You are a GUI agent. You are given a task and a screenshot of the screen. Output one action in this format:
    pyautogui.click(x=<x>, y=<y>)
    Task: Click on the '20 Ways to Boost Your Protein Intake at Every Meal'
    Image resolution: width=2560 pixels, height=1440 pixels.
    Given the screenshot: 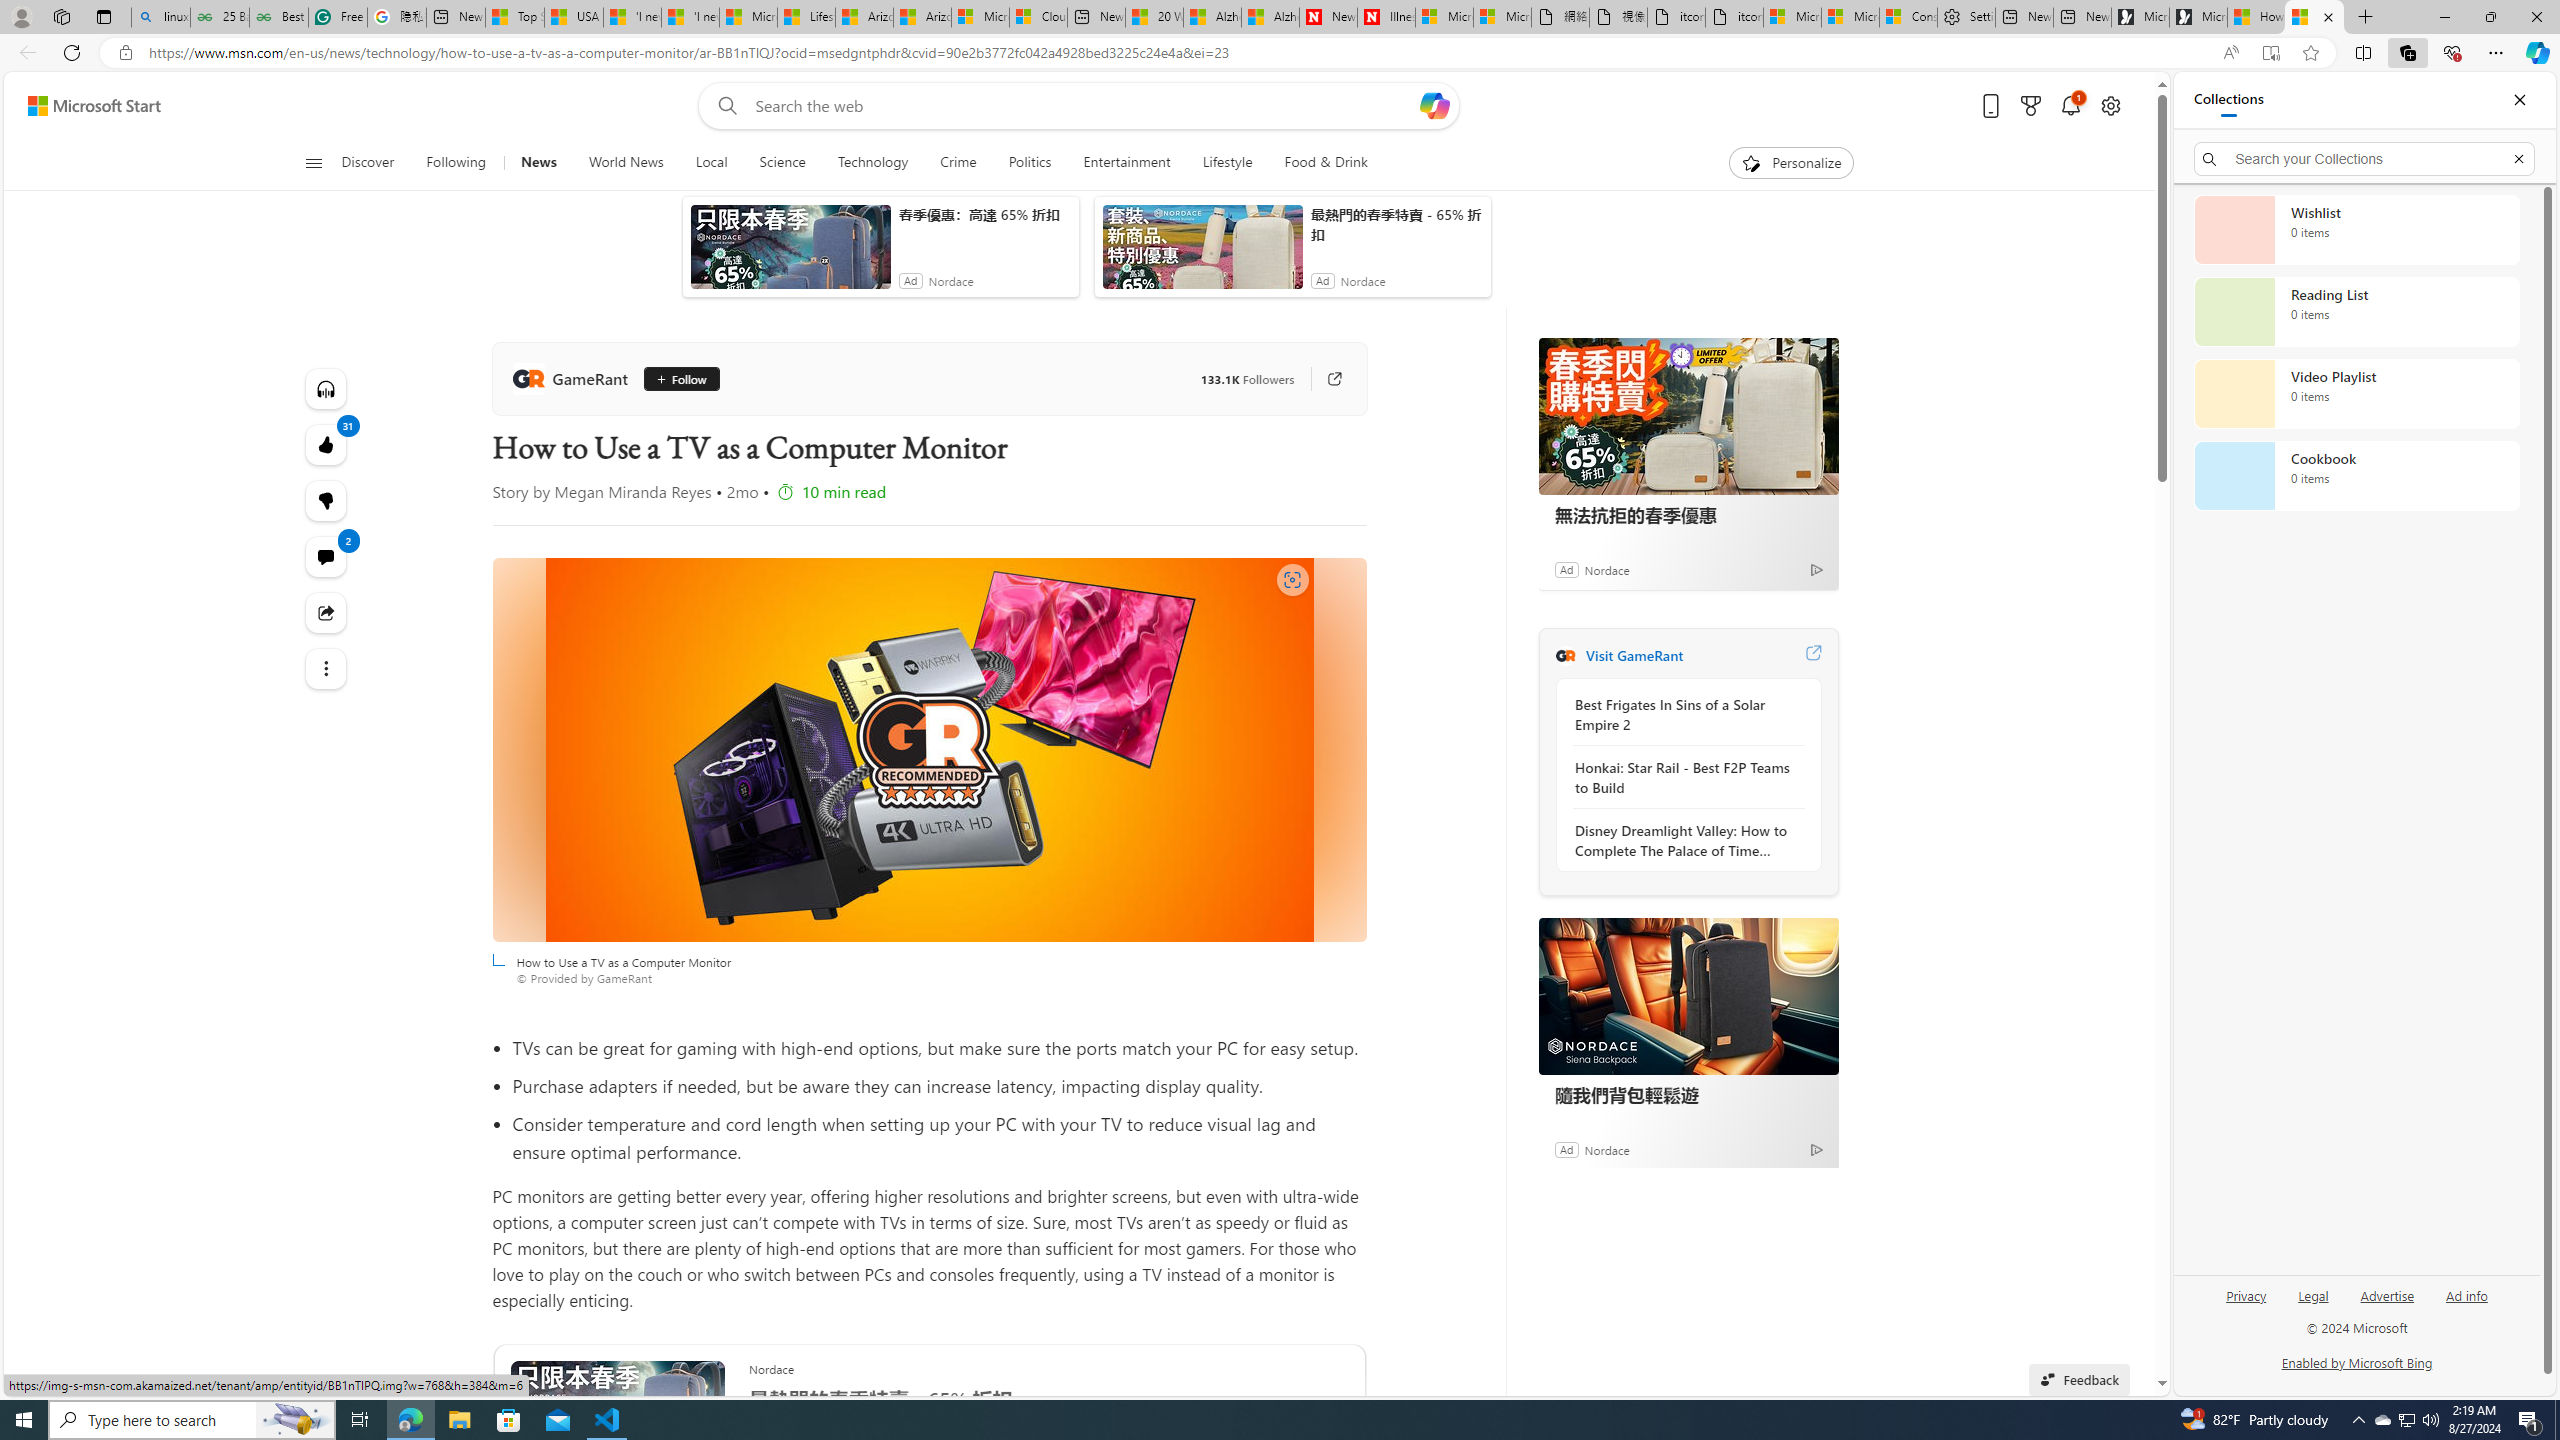 What is the action you would take?
    pyautogui.click(x=1153, y=16)
    